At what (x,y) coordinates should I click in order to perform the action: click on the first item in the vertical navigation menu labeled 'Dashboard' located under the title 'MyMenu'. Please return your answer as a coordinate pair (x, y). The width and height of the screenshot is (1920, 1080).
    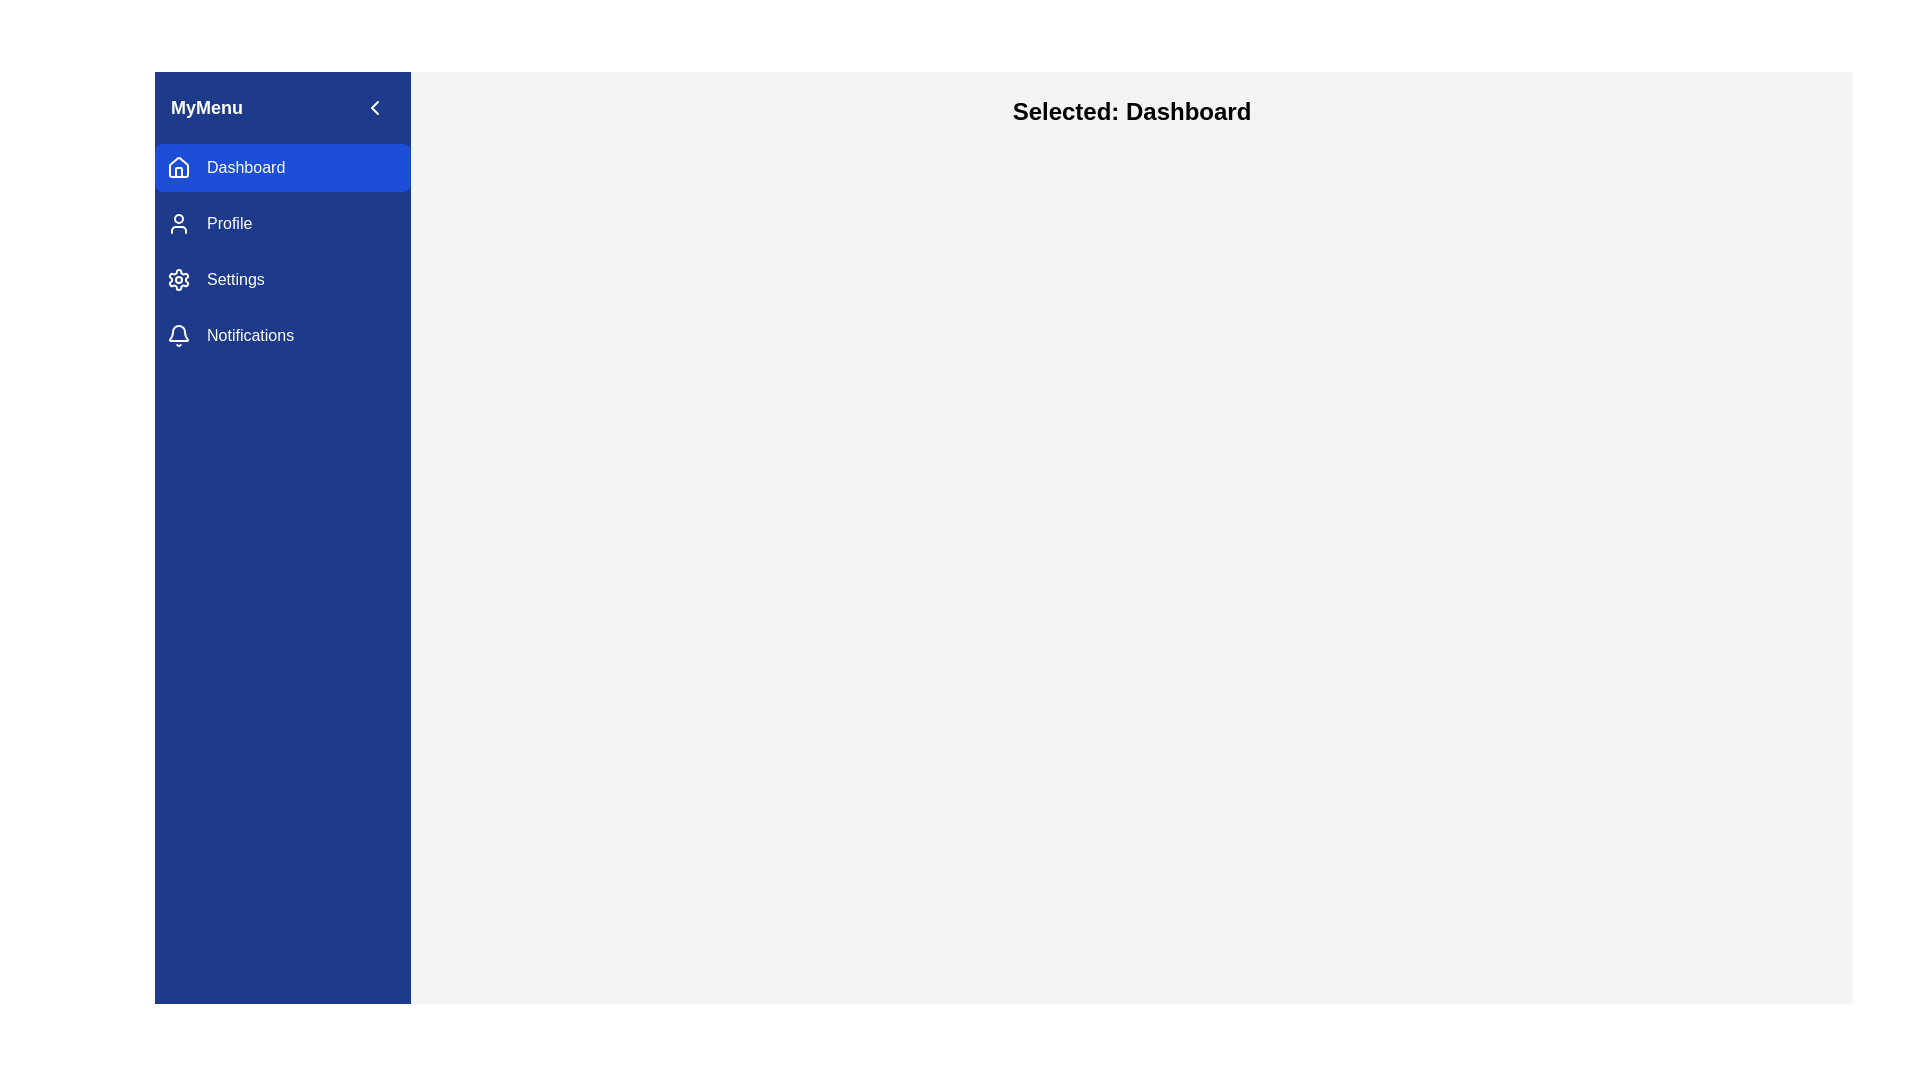
    Looking at the image, I should click on (282, 167).